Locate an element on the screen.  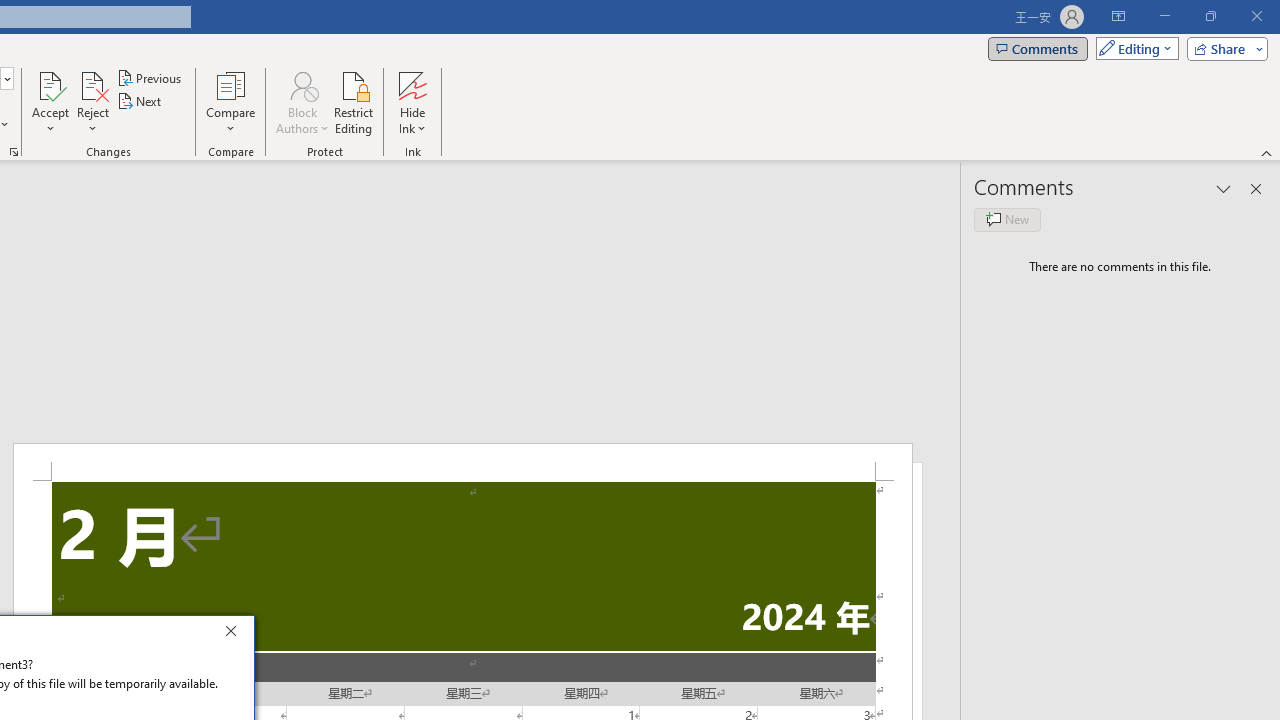
'Compare' is located at coordinates (231, 103).